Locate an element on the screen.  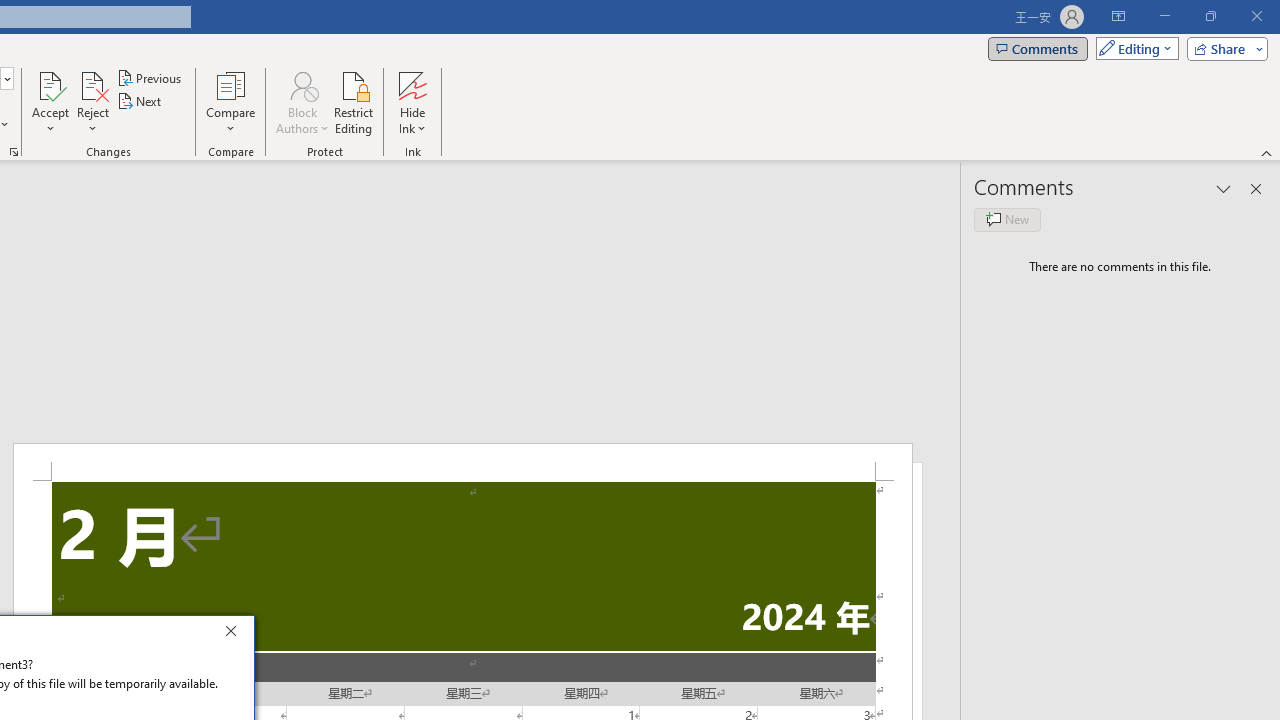
'Compare' is located at coordinates (231, 103).